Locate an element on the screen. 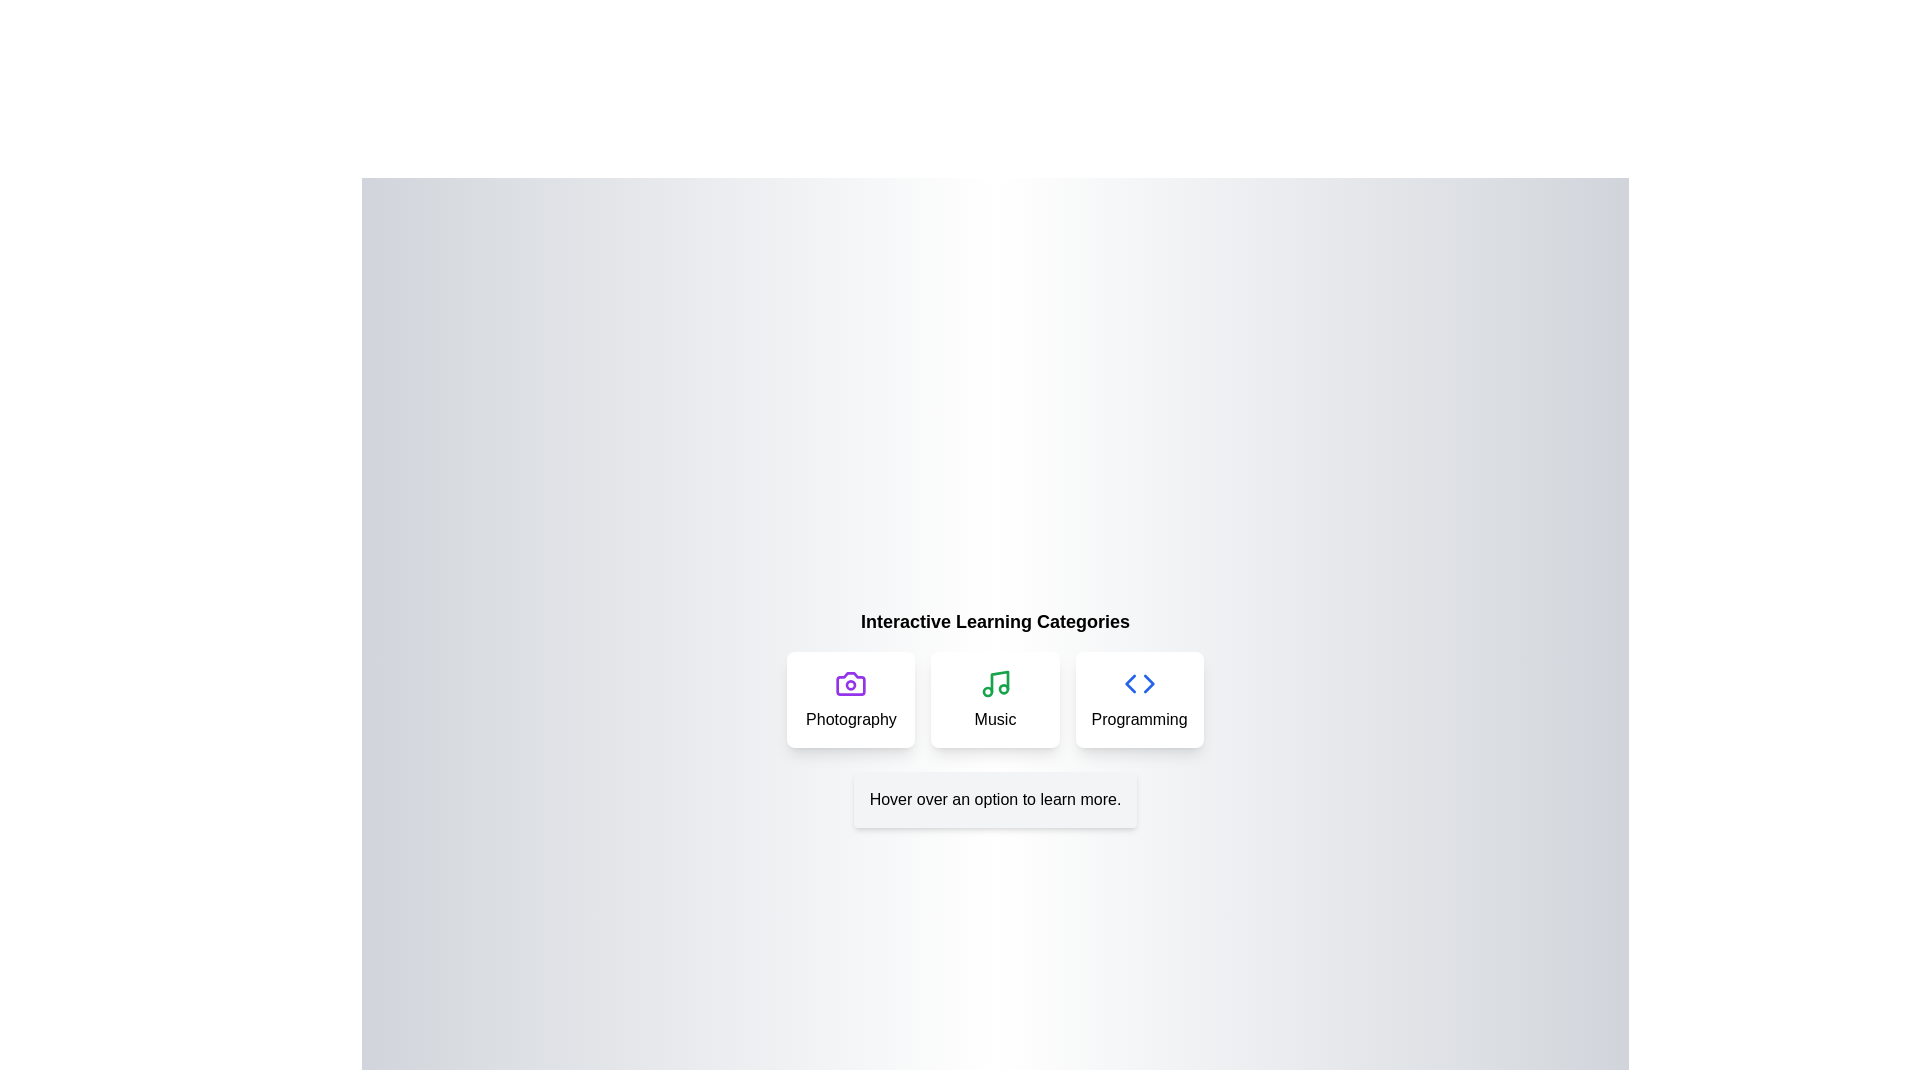  the vertical line element of the musical note icon located to the left of the 'Music' text to interact with it is located at coordinates (999, 681).